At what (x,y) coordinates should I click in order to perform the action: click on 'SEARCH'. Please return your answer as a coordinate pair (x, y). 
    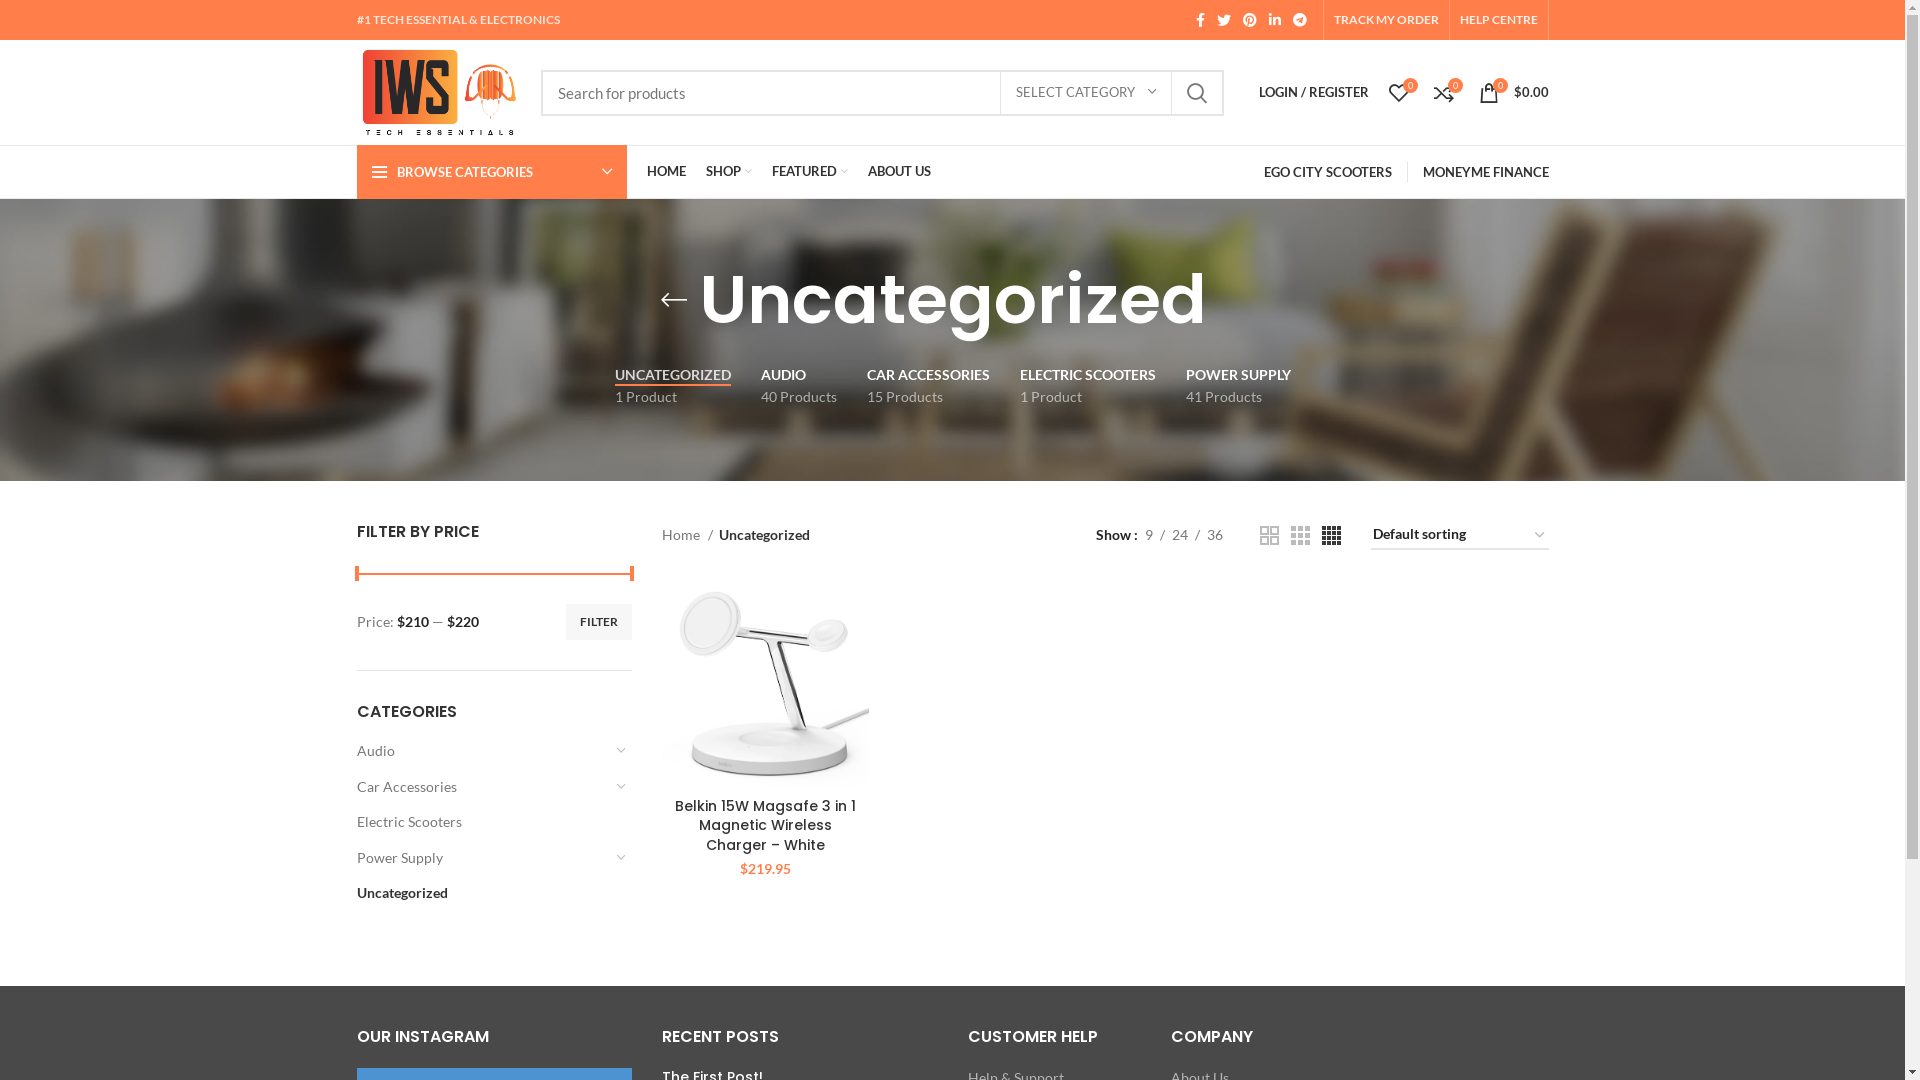
    Looking at the image, I should click on (1196, 92).